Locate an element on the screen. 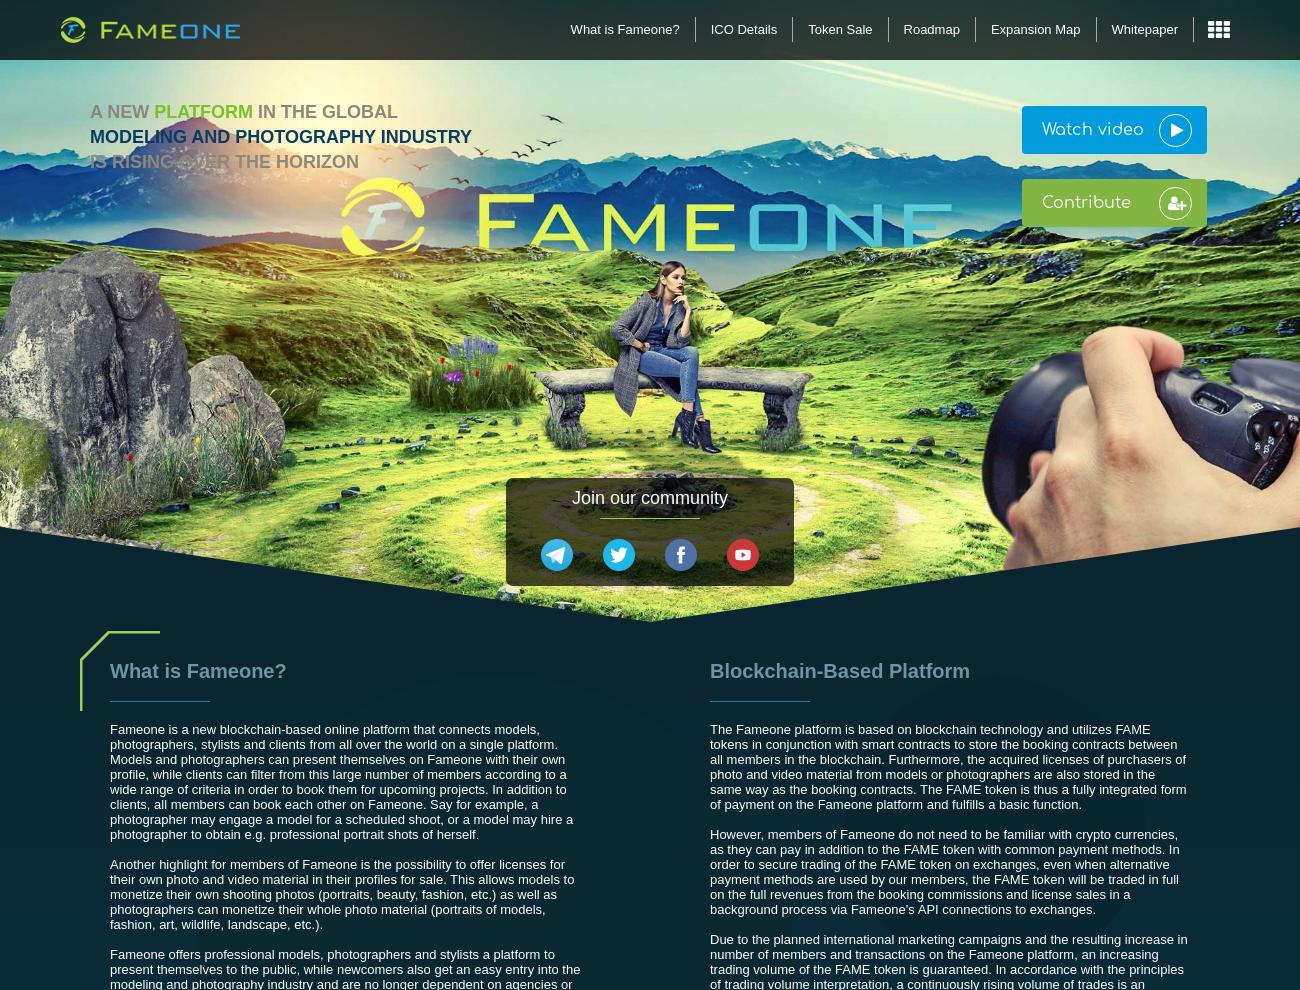 This screenshot has height=990, width=1300. 'Another highlight for members of Fameone is the possibility to offer licenses for their own photo and video material in their profiles for sale. This allows models to monetize their own shooting photos (portraits, beauty, fashion, etc.) as well as photographers can monetize their whole photo material (portraits of models, fashion, art, wildlife, landscape, etc.).' is located at coordinates (341, 893).